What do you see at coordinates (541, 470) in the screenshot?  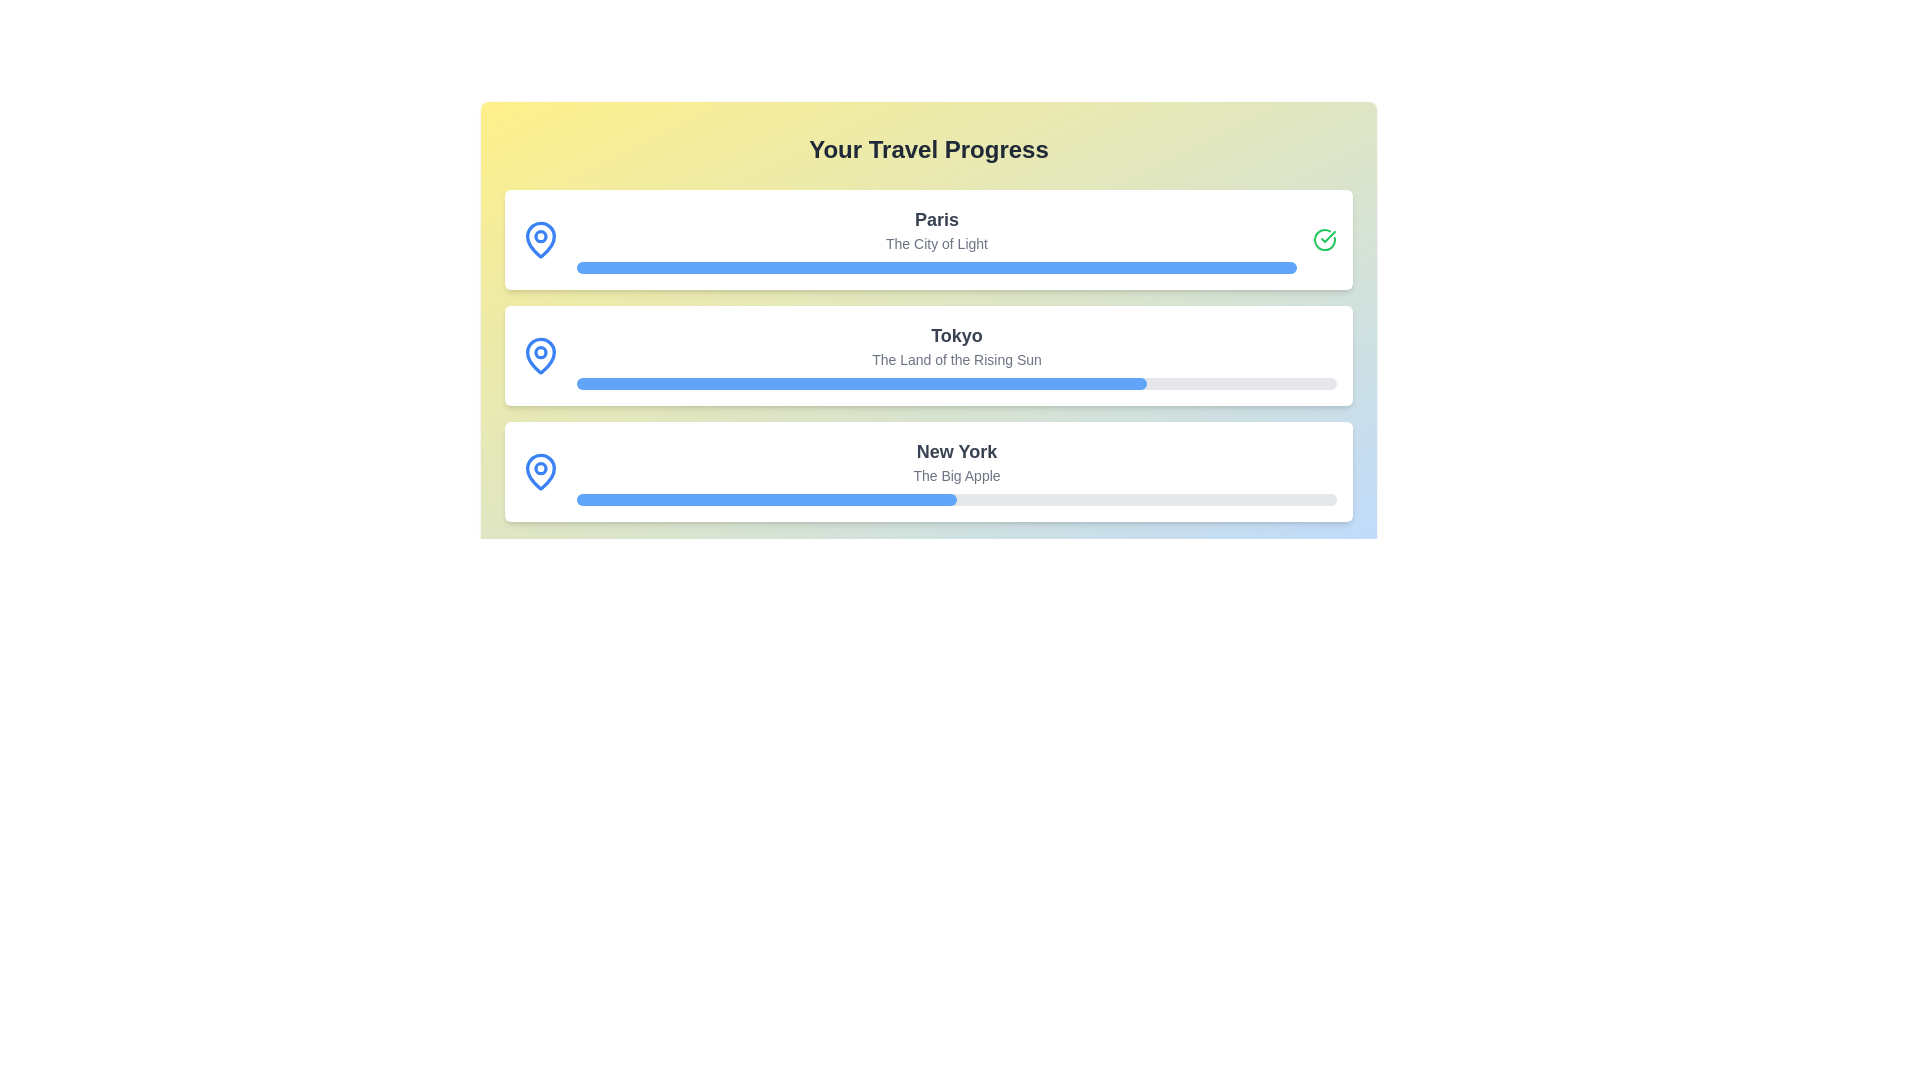 I see `the third map pin icon indicating the 'New York' travel progress section` at bounding box center [541, 470].